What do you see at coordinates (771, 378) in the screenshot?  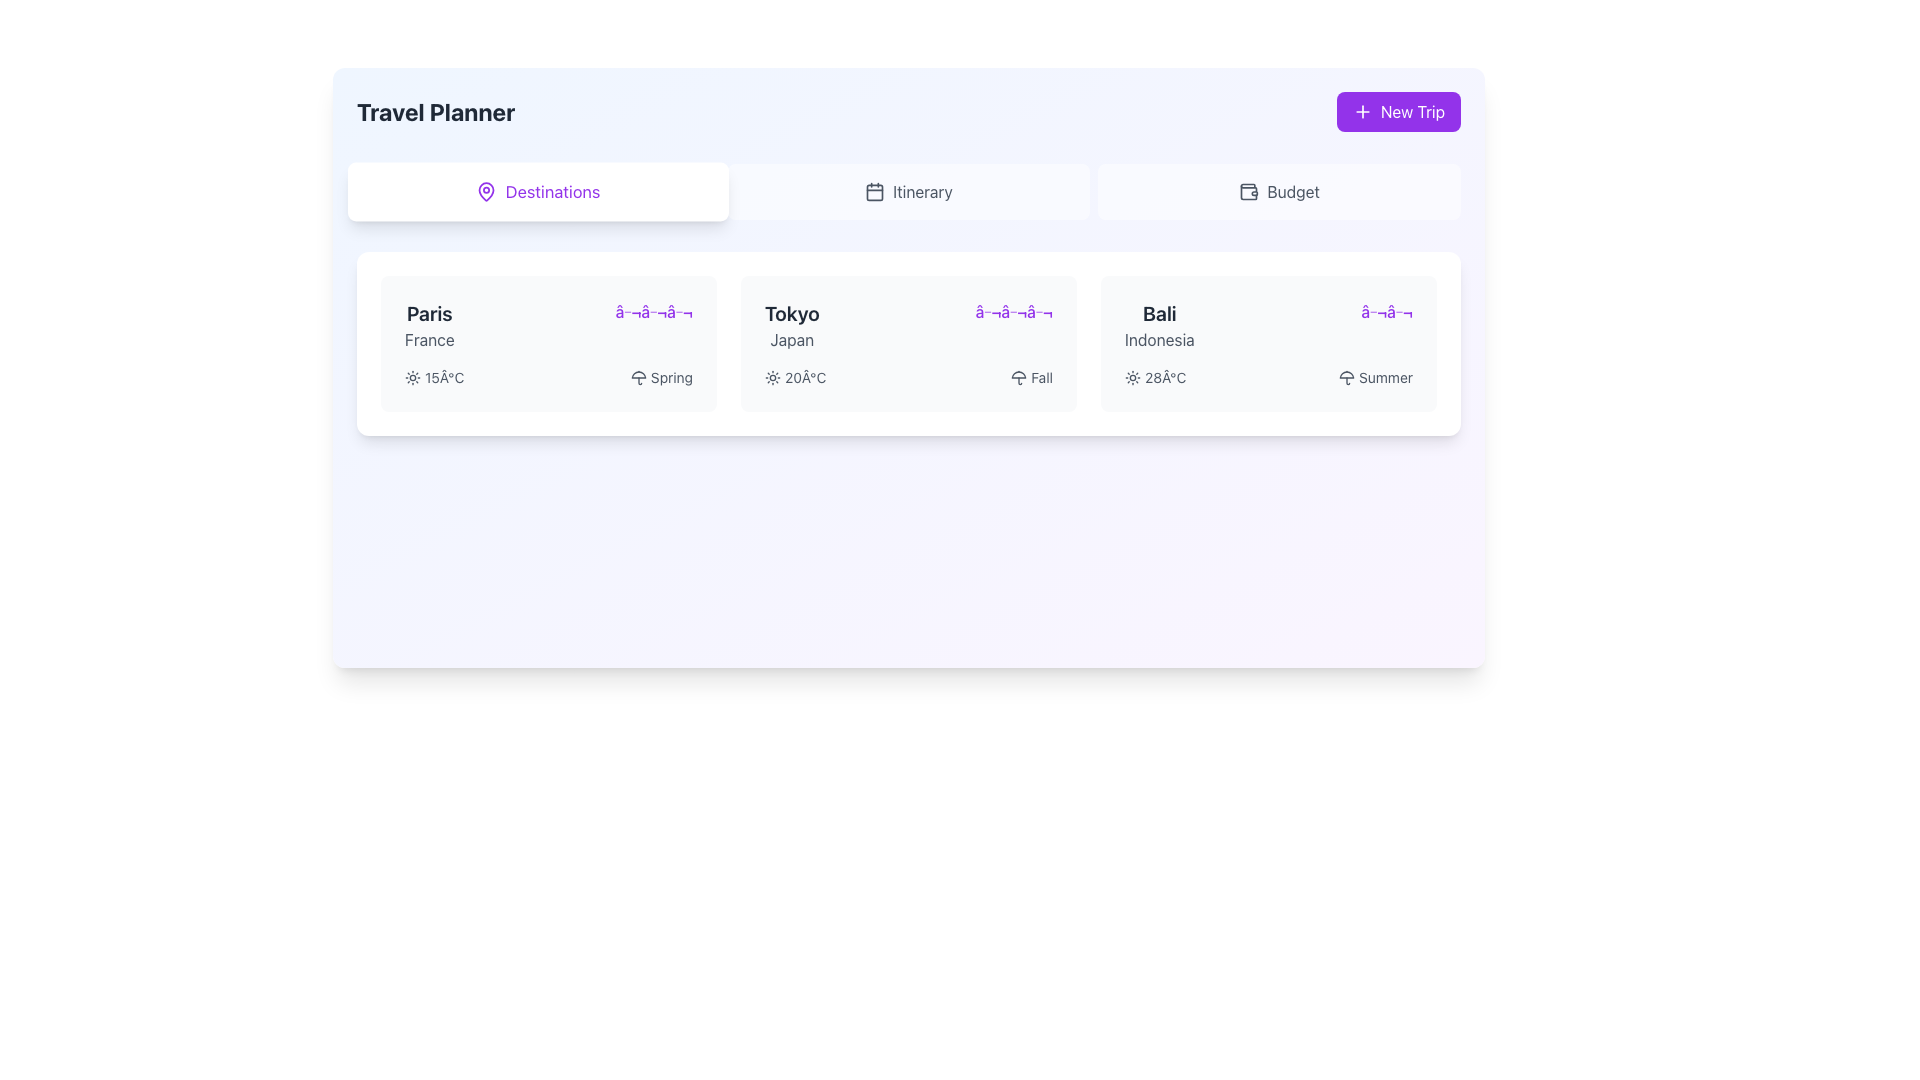 I see `the sun-like icon located within the 'Tokyo' card, which is positioned to the left of the '20°C' temperature display` at bounding box center [771, 378].